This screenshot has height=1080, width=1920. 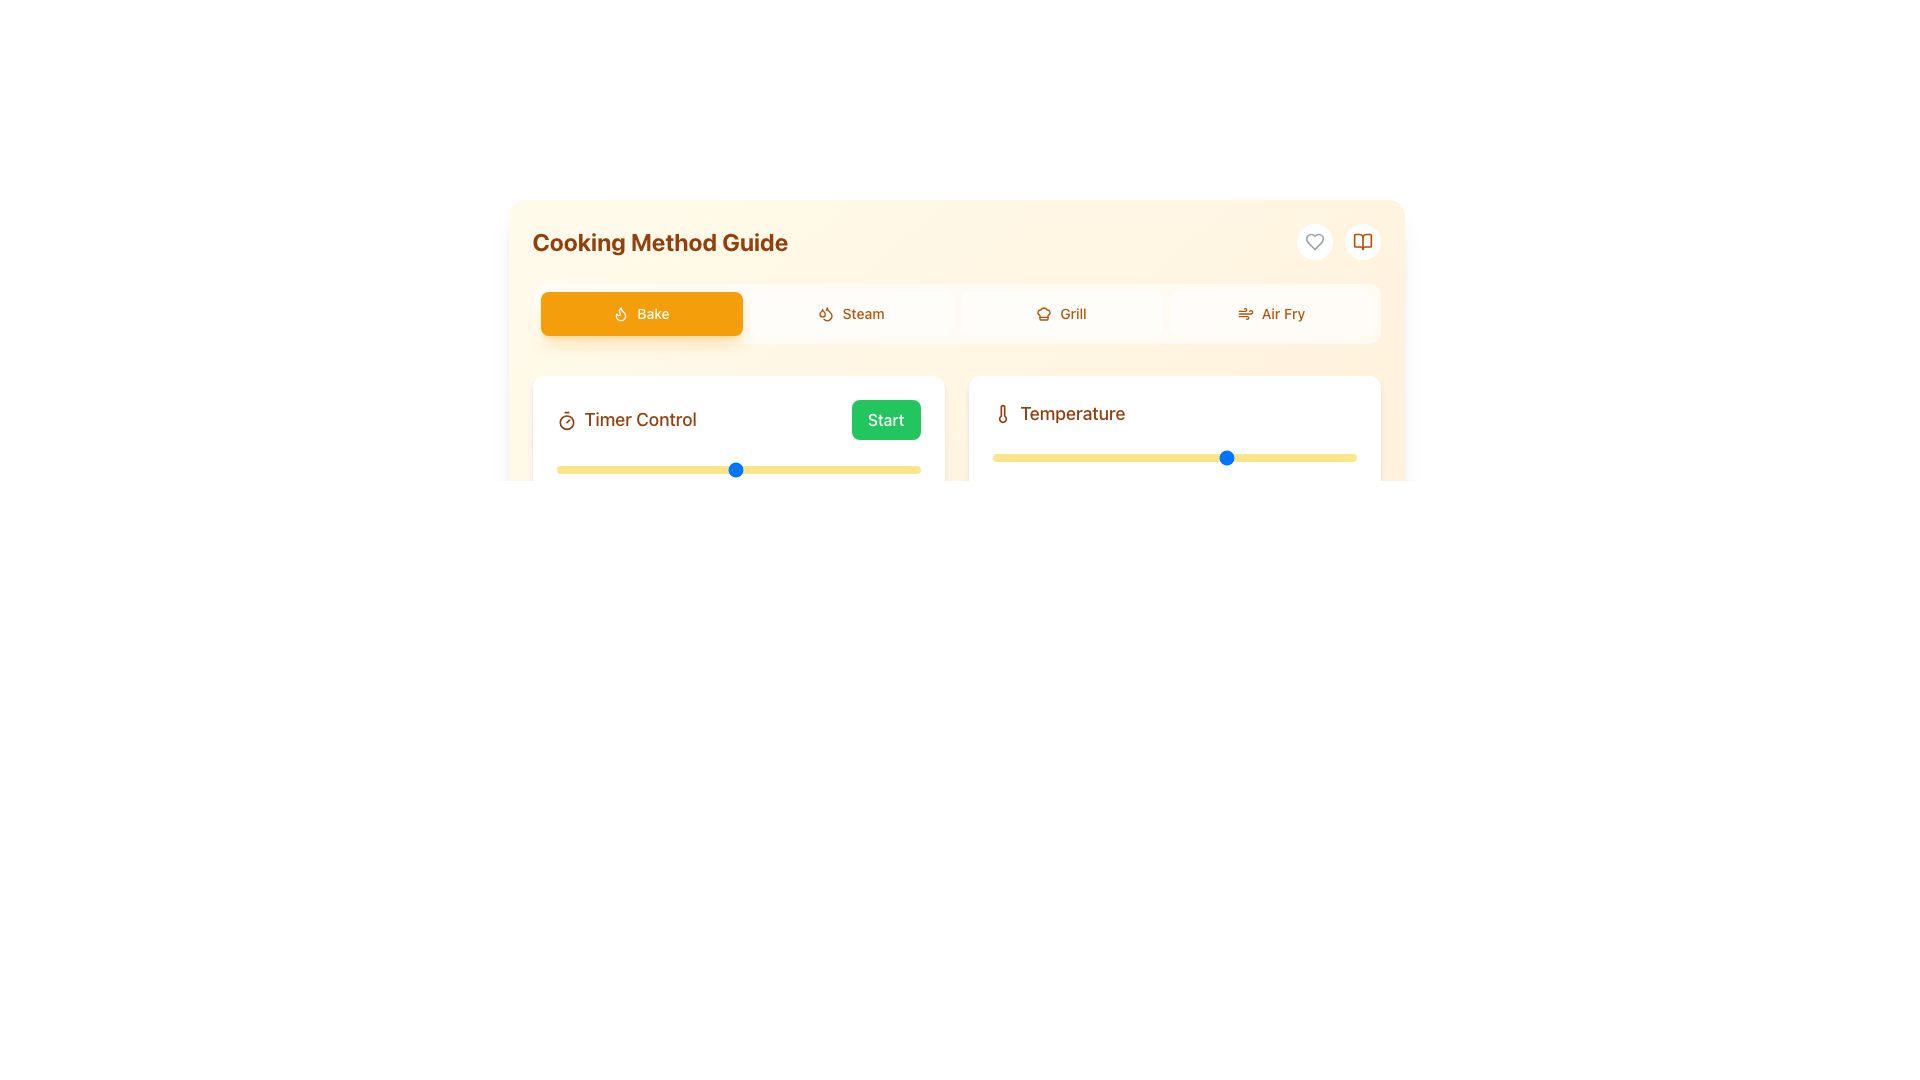 What do you see at coordinates (1047, 458) in the screenshot?
I see `the temperature slider` at bounding box center [1047, 458].